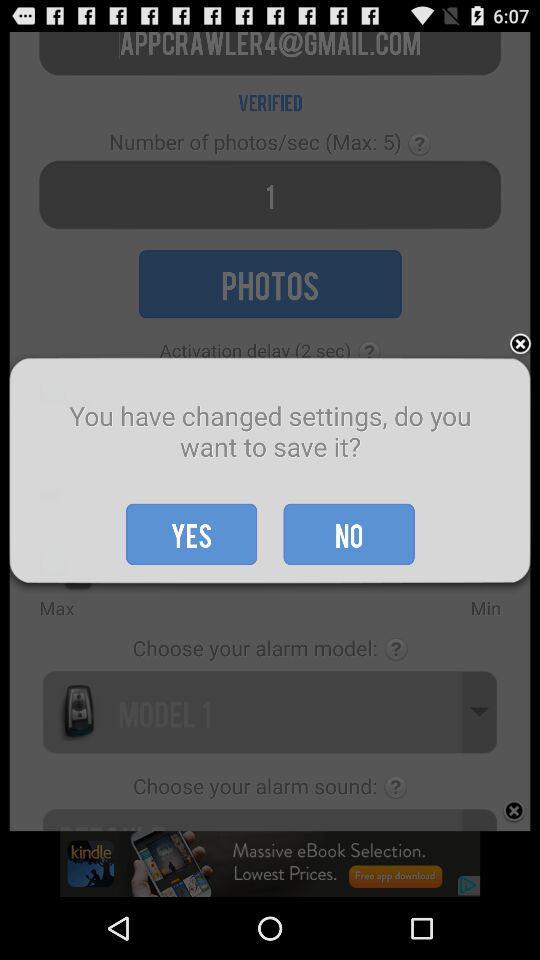 The image size is (540, 960). What do you see at coordinates (191, 533) in the screenshot?
I see `the yes icon` at bounding box center [191, 533].